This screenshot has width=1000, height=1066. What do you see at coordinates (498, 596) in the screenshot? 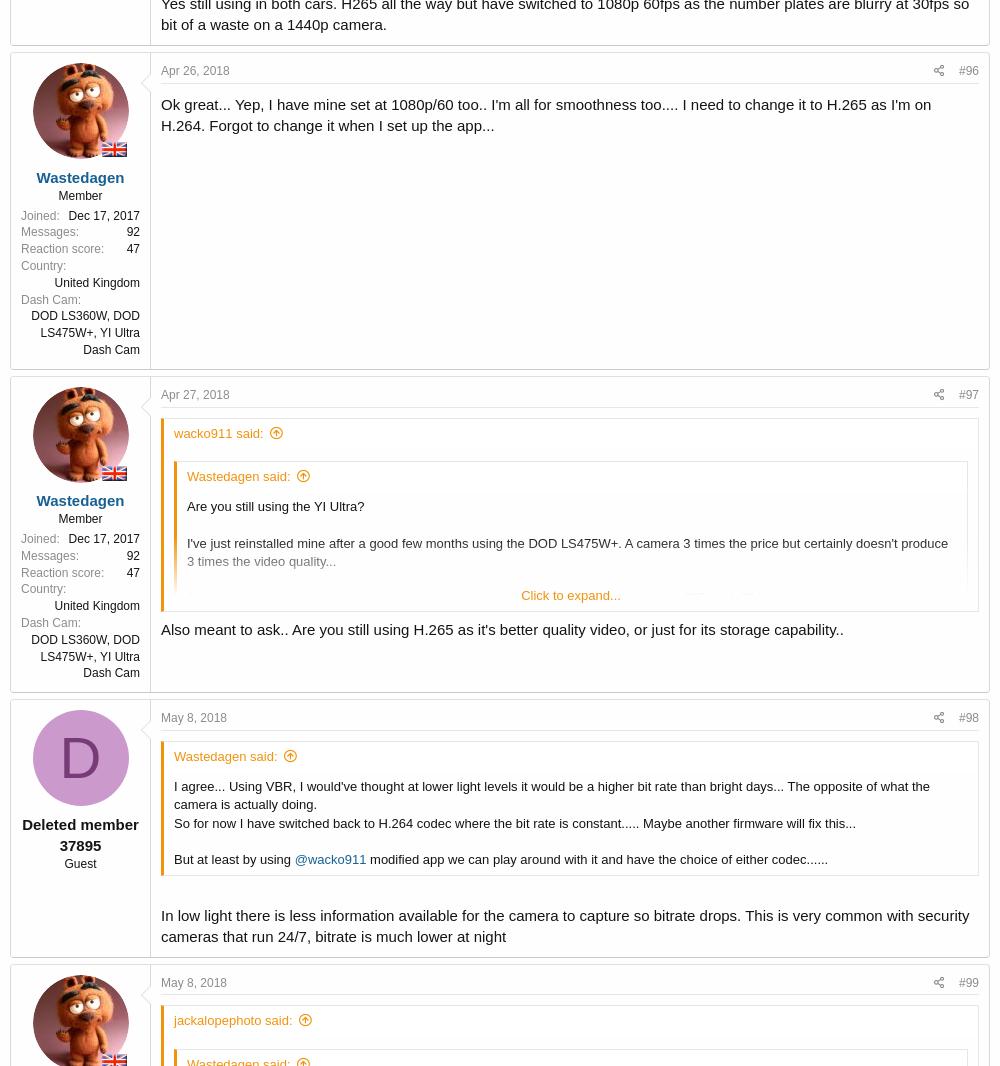
I see `'So just wondering if you and others on here are still using the YI, and if you're using H.265 or H. 264 codec...'` at bounding box center [498, 596].